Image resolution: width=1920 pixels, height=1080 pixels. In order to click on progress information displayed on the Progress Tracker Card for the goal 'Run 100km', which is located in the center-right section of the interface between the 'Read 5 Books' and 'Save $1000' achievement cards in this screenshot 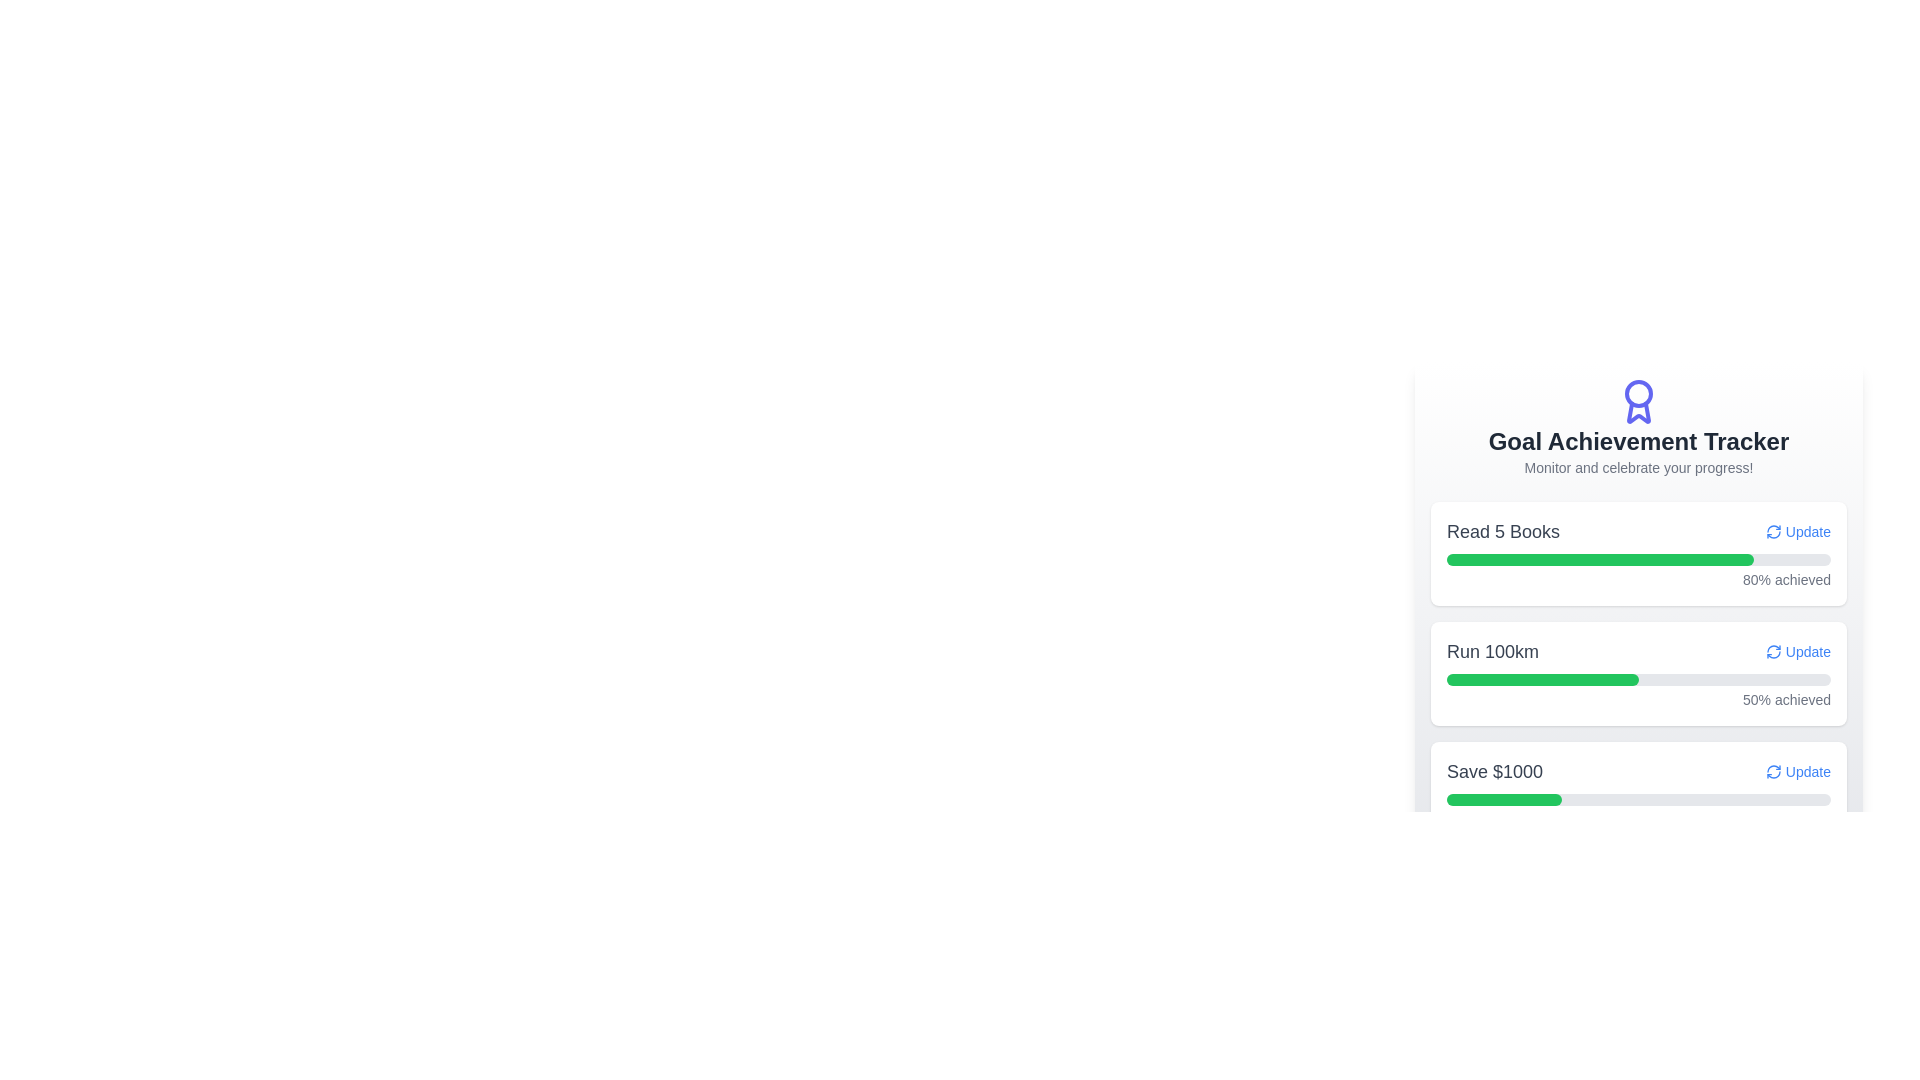, I will do `click(1638, 674)`.